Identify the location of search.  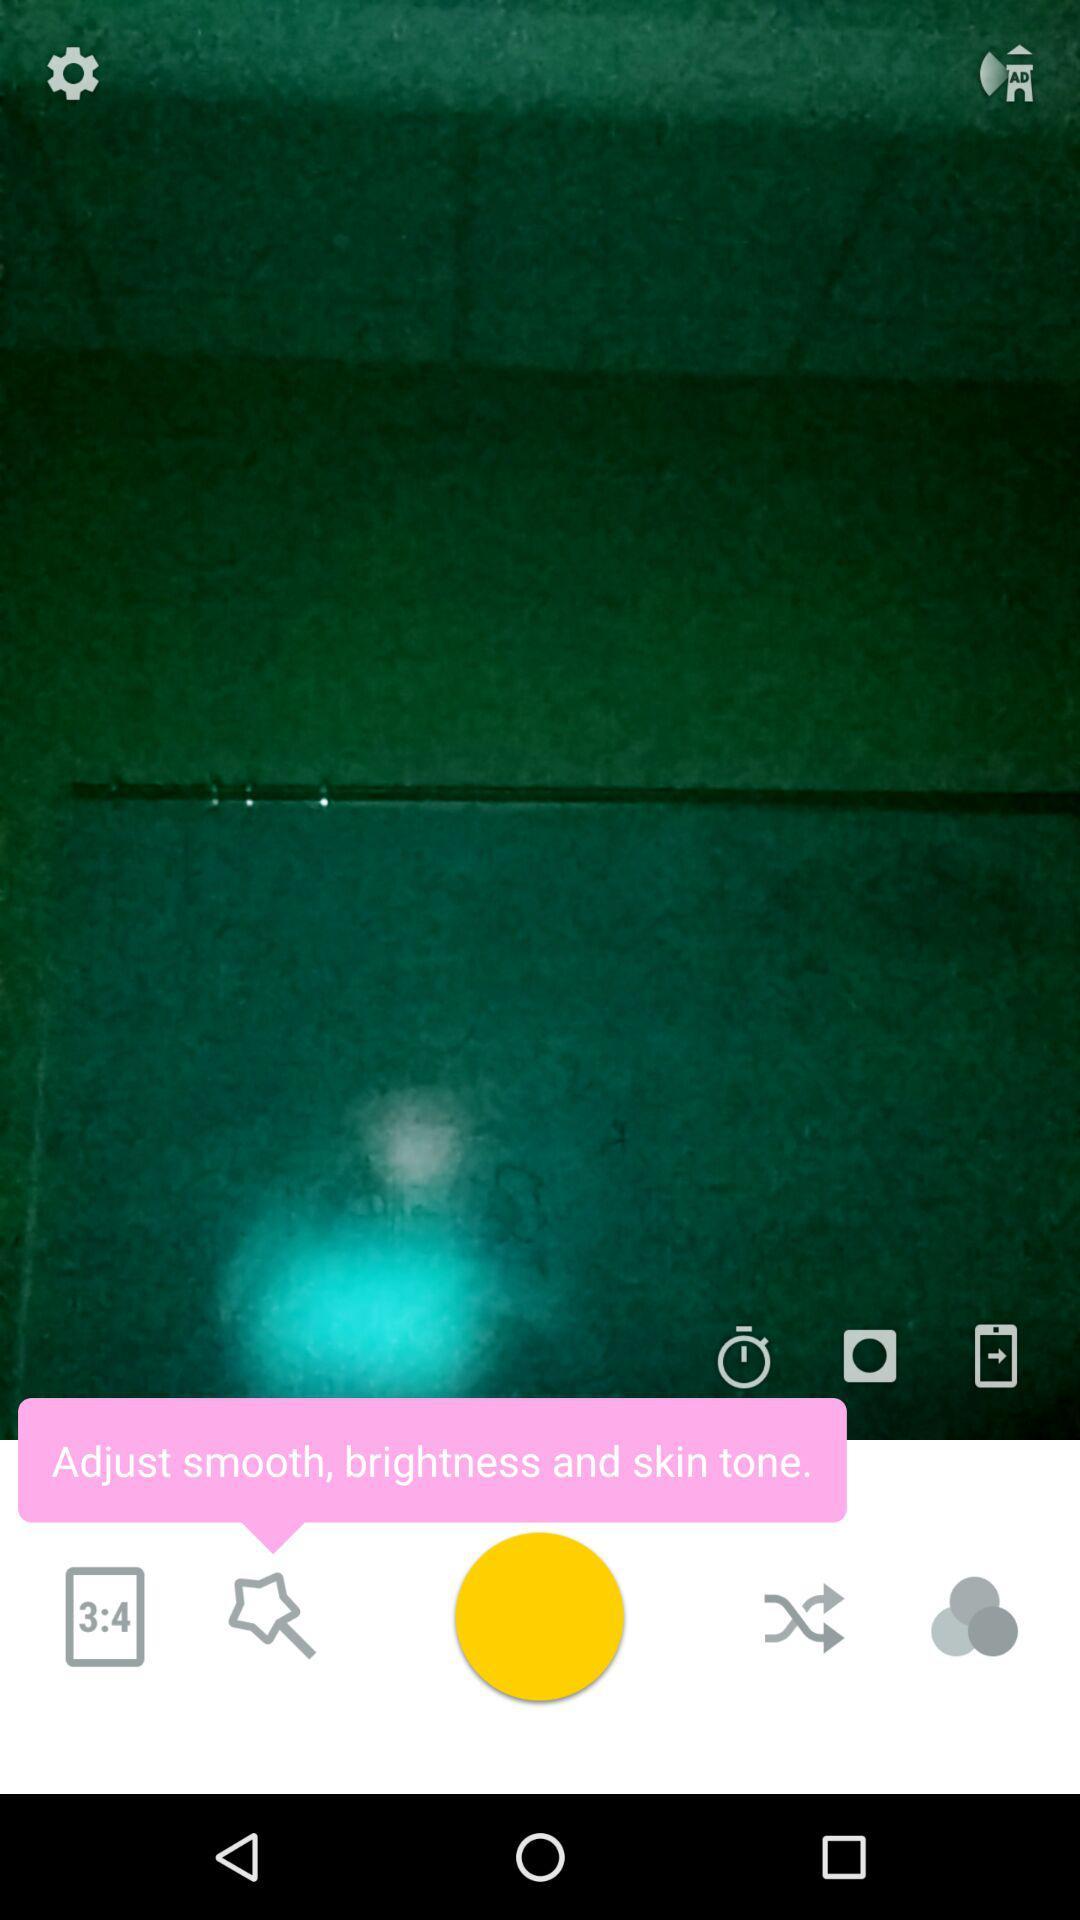
(273, 1617).